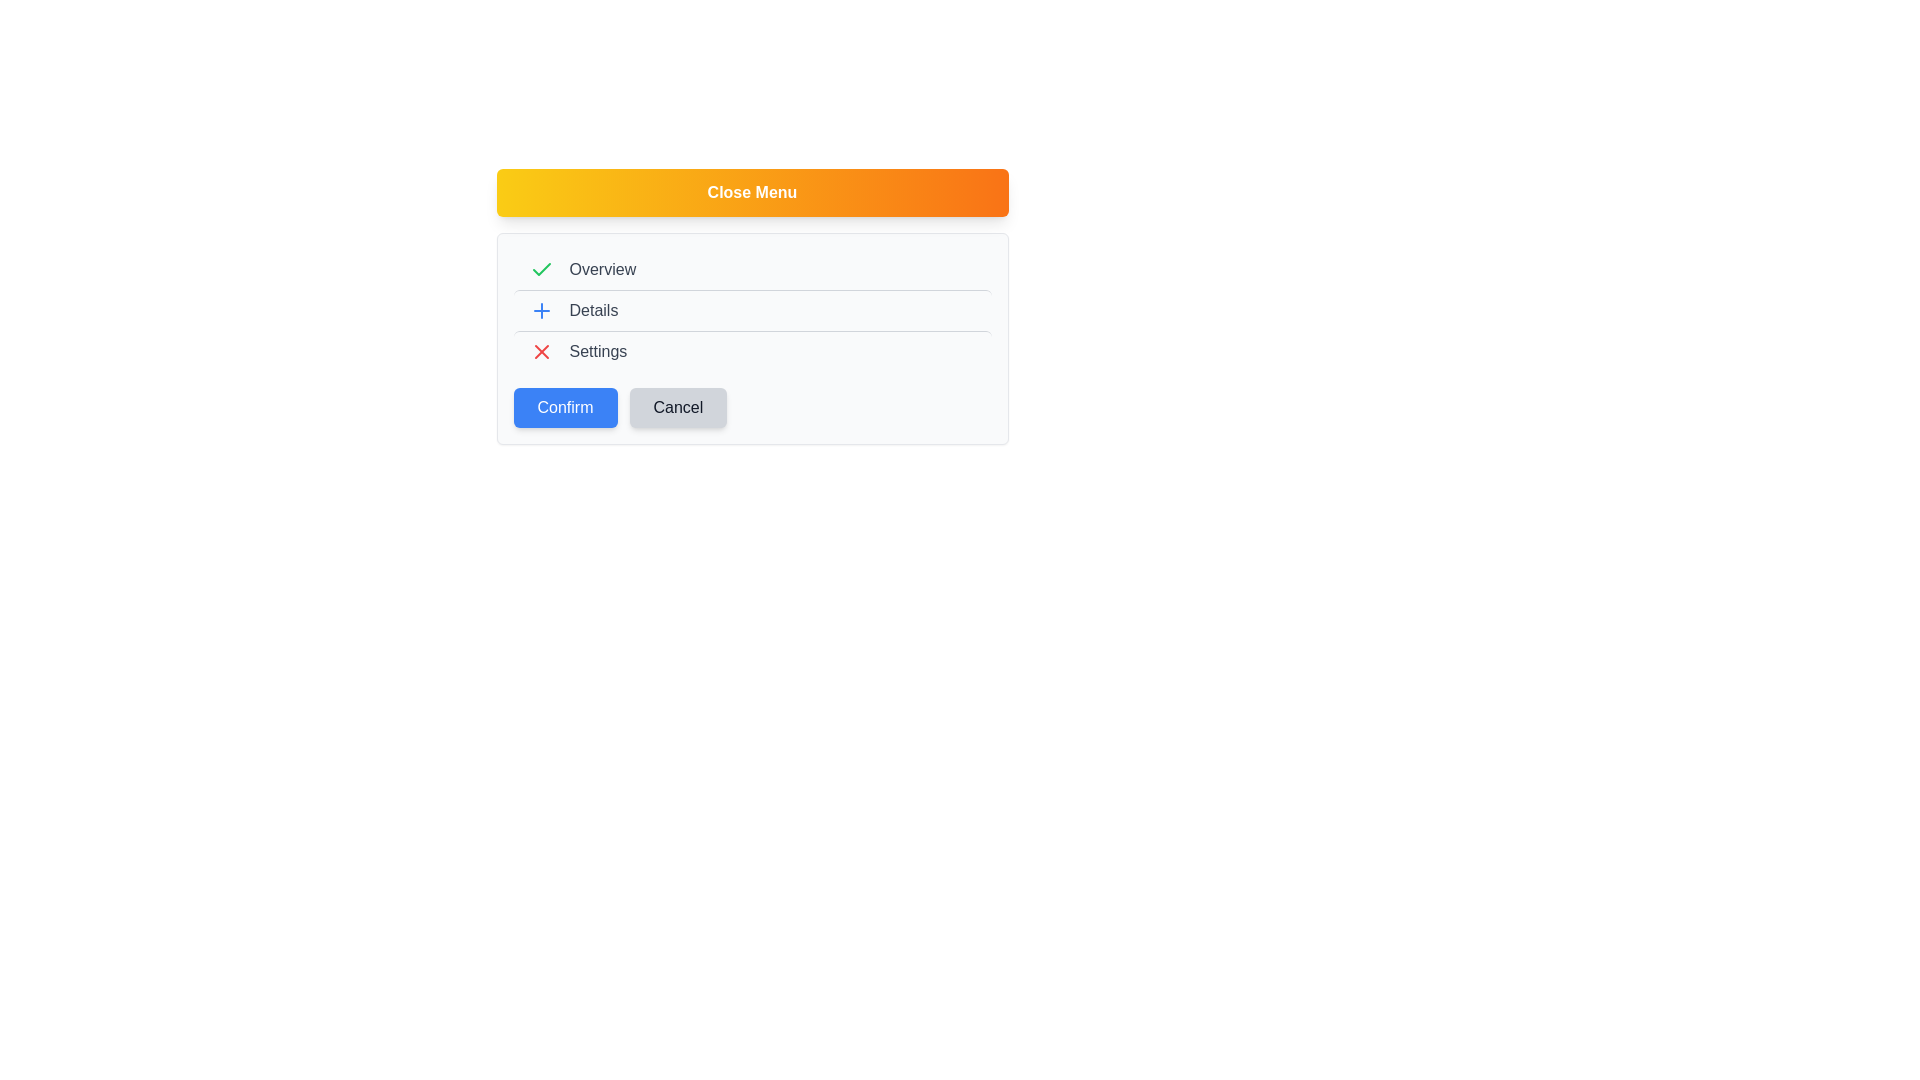  Describe the element at coordinates (751, 350) in the screenshot. I see `the menu item labeled Settings` at that location.